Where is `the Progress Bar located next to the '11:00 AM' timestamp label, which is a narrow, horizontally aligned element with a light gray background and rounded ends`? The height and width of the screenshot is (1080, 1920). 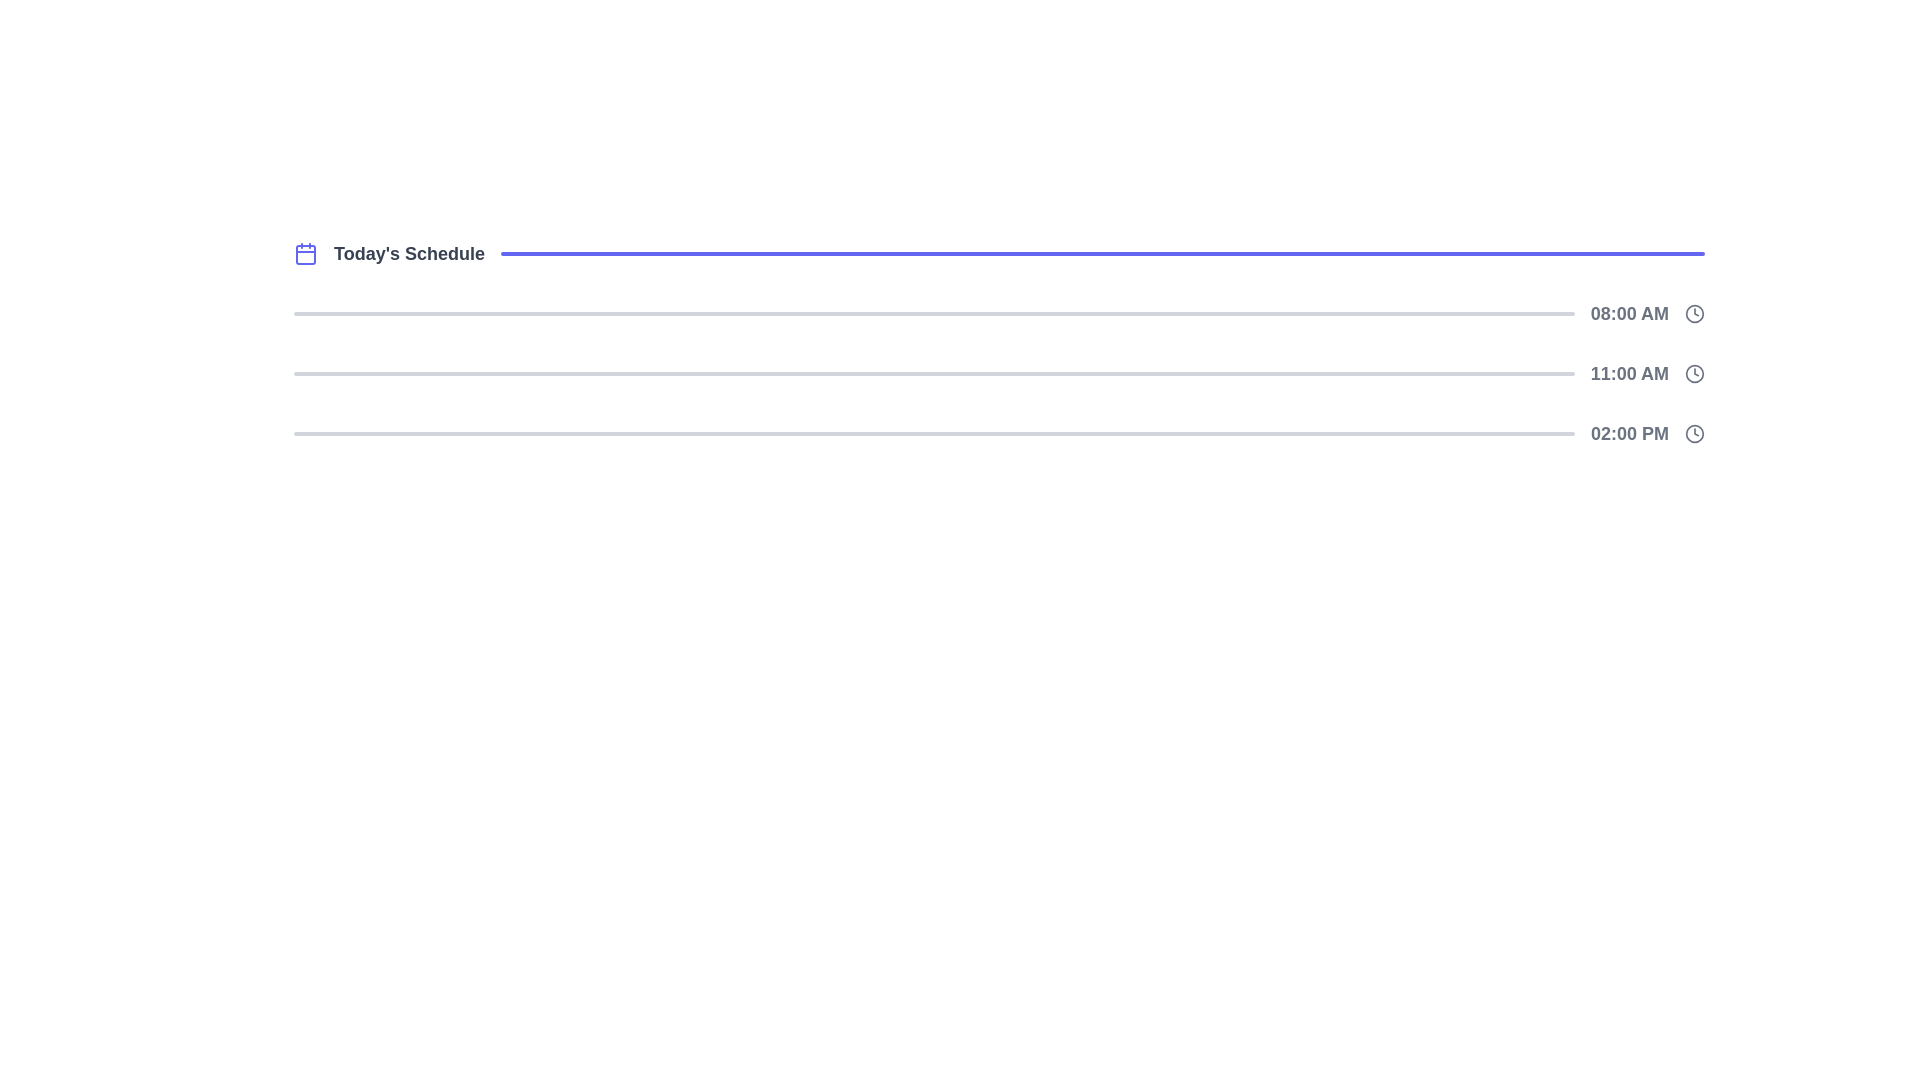 the Progress Bar located next to the '11:00 AM' timestamp label, which is a narrow, horizontally aligned element with a light gray background and rounded ends is located at coordinates (933, 374).